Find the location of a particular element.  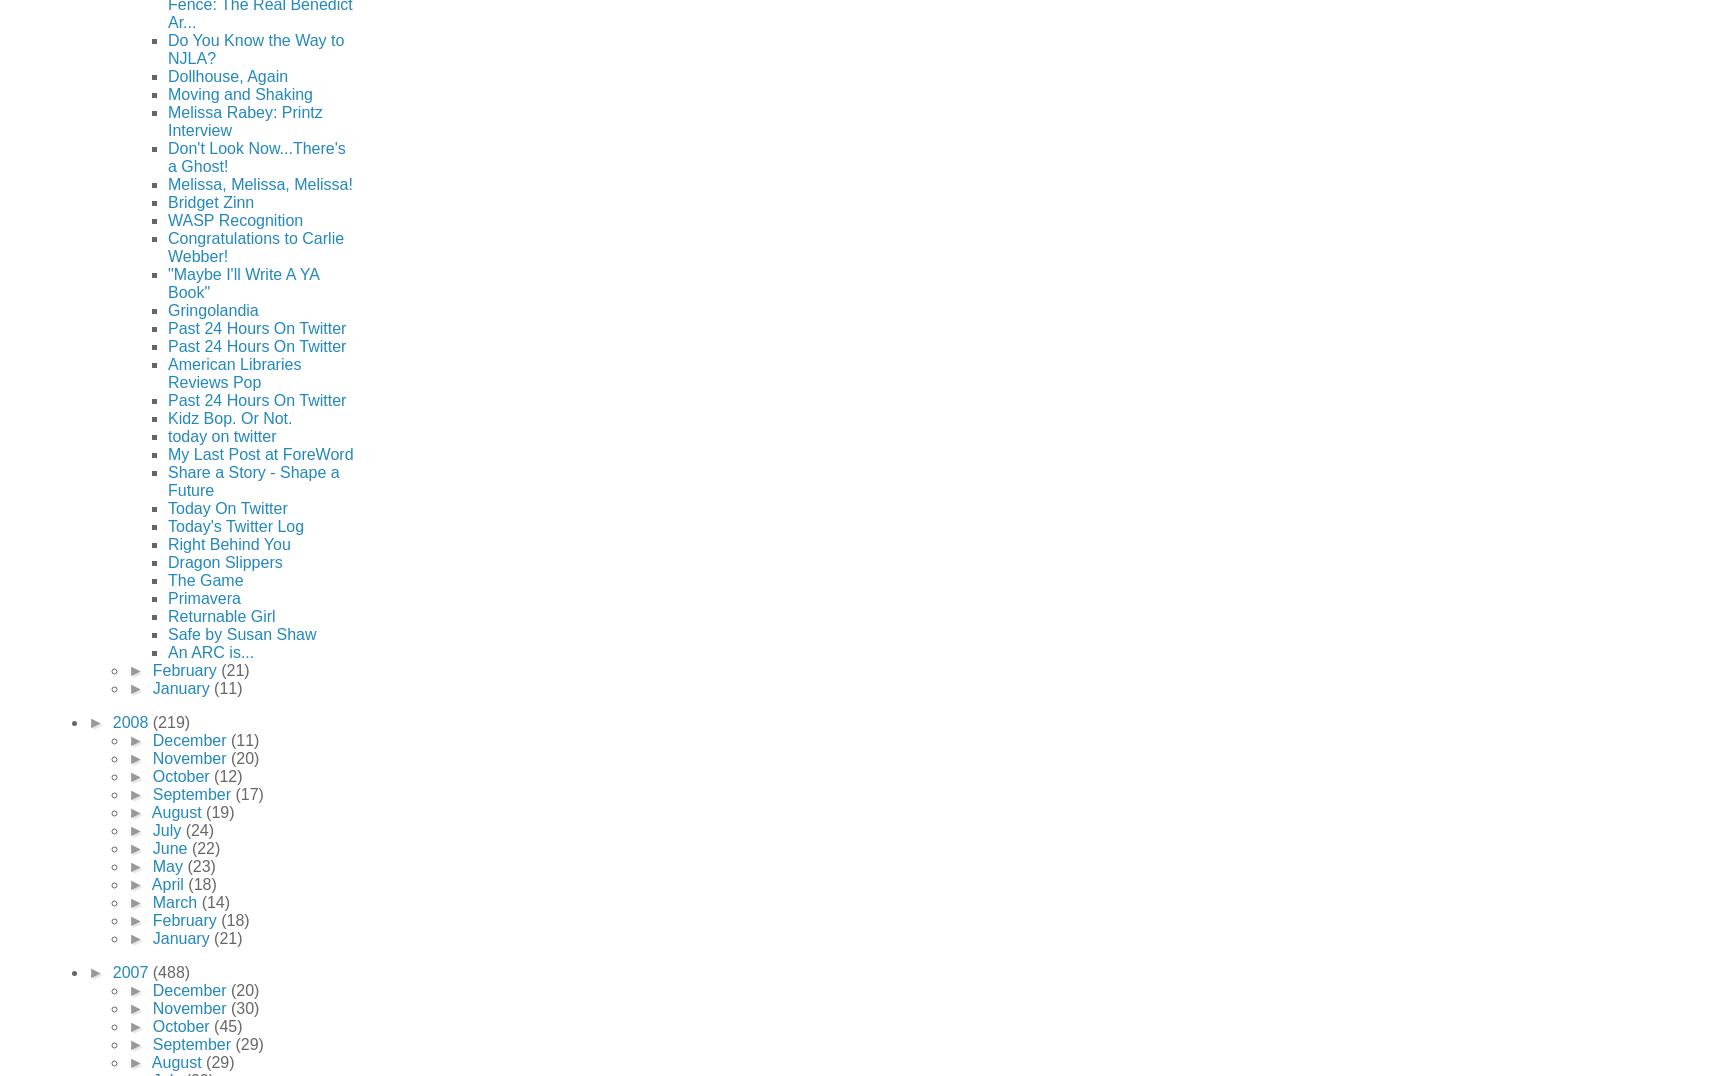

'(45)' is located at coordinates (226, 1024).